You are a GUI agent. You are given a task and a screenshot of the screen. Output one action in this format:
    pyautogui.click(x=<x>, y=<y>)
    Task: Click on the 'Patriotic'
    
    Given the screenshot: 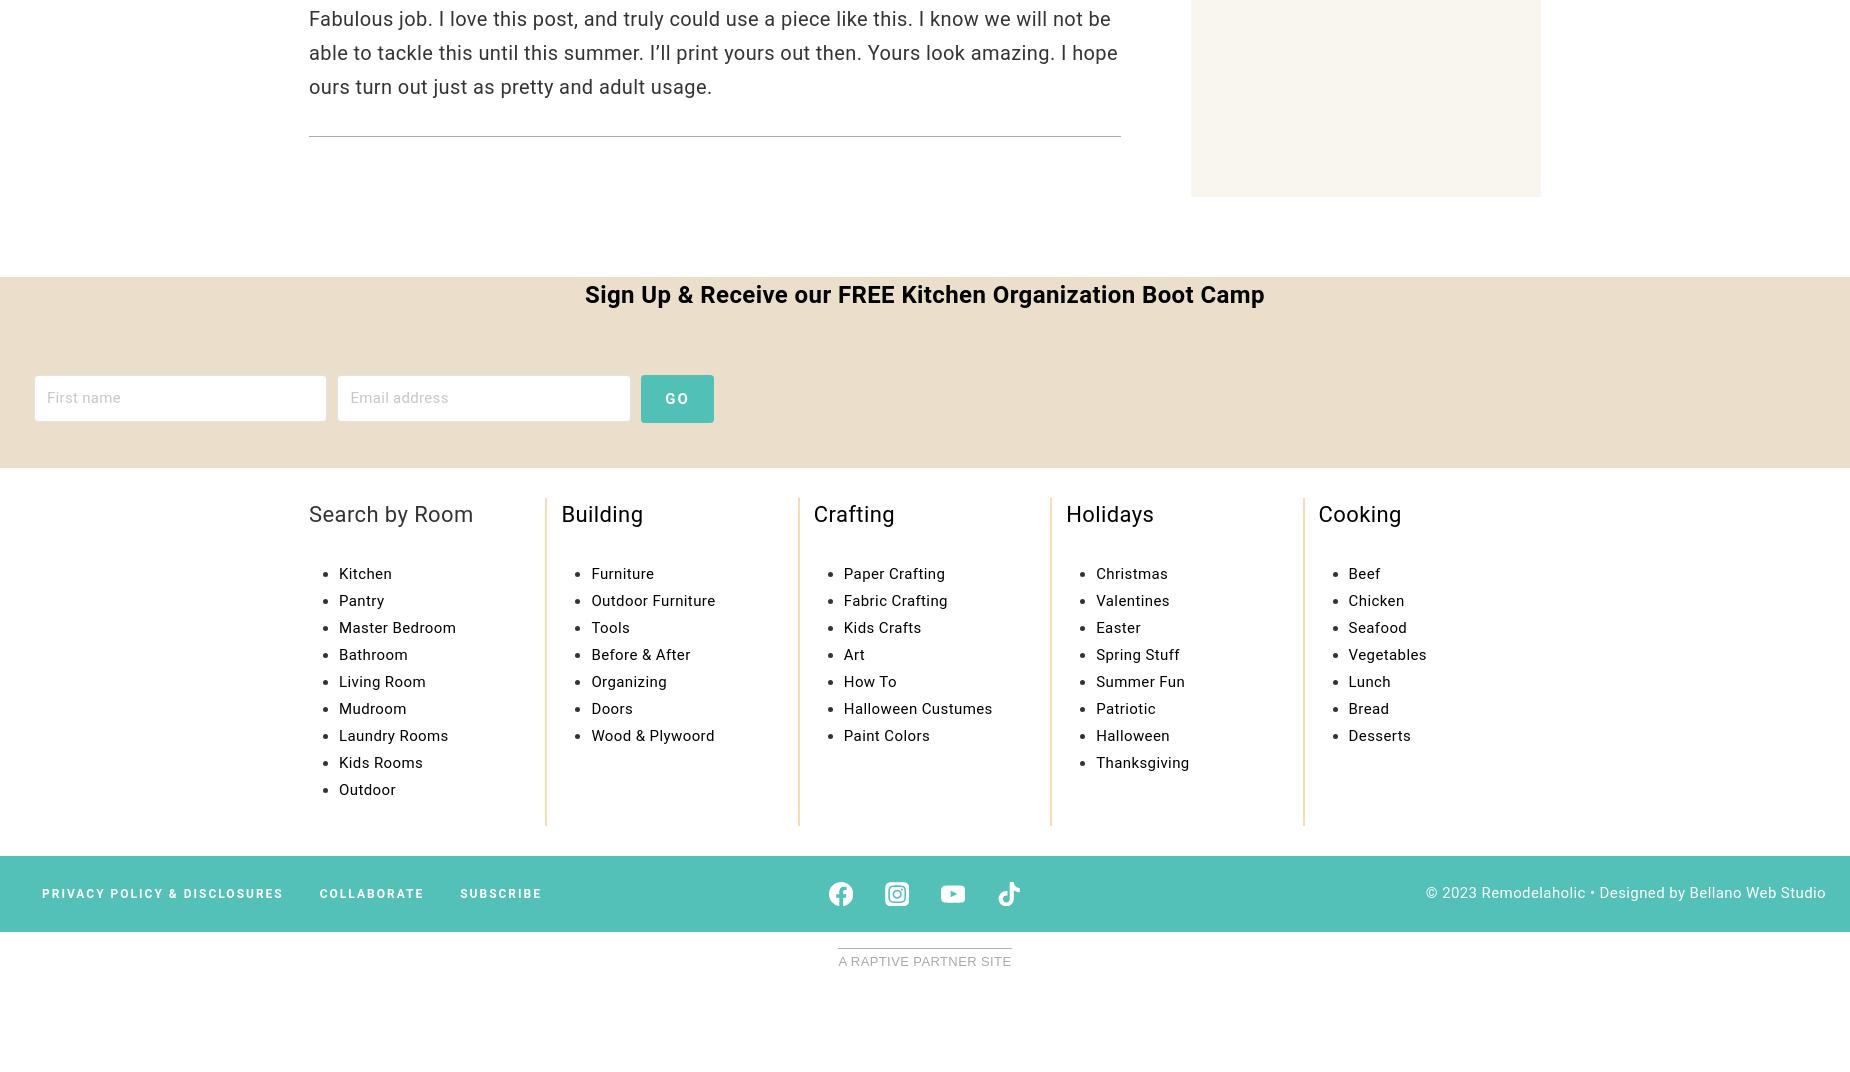 What is the action you would take?
    pyautogui.click(x=1124, y=706)
    